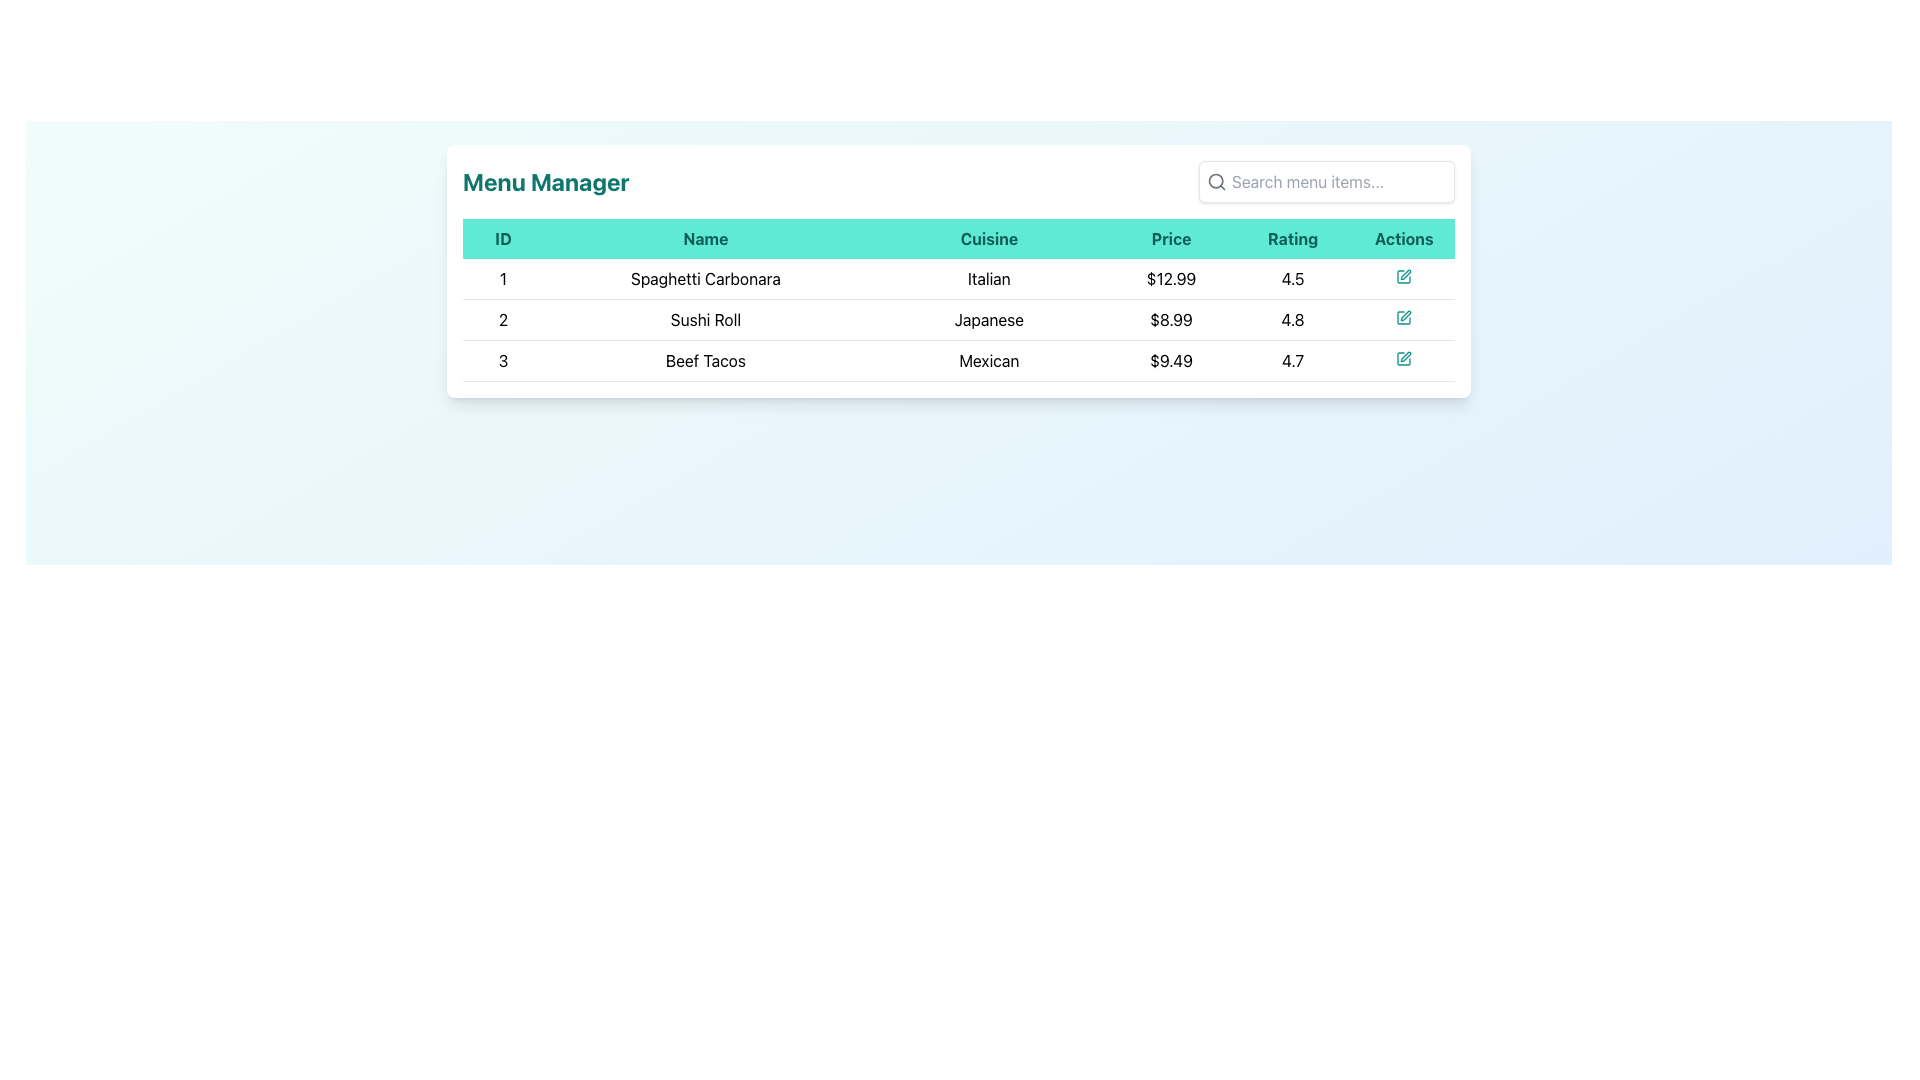 This screenshot has height=1080, width=1920. What do you see at coordinates (1216, 181) in the screenshot?
I see `the magnifying glass icon located at the leftmost side of the search bar to invoke a search action or focus the input` at bounding box center [1216, 181].